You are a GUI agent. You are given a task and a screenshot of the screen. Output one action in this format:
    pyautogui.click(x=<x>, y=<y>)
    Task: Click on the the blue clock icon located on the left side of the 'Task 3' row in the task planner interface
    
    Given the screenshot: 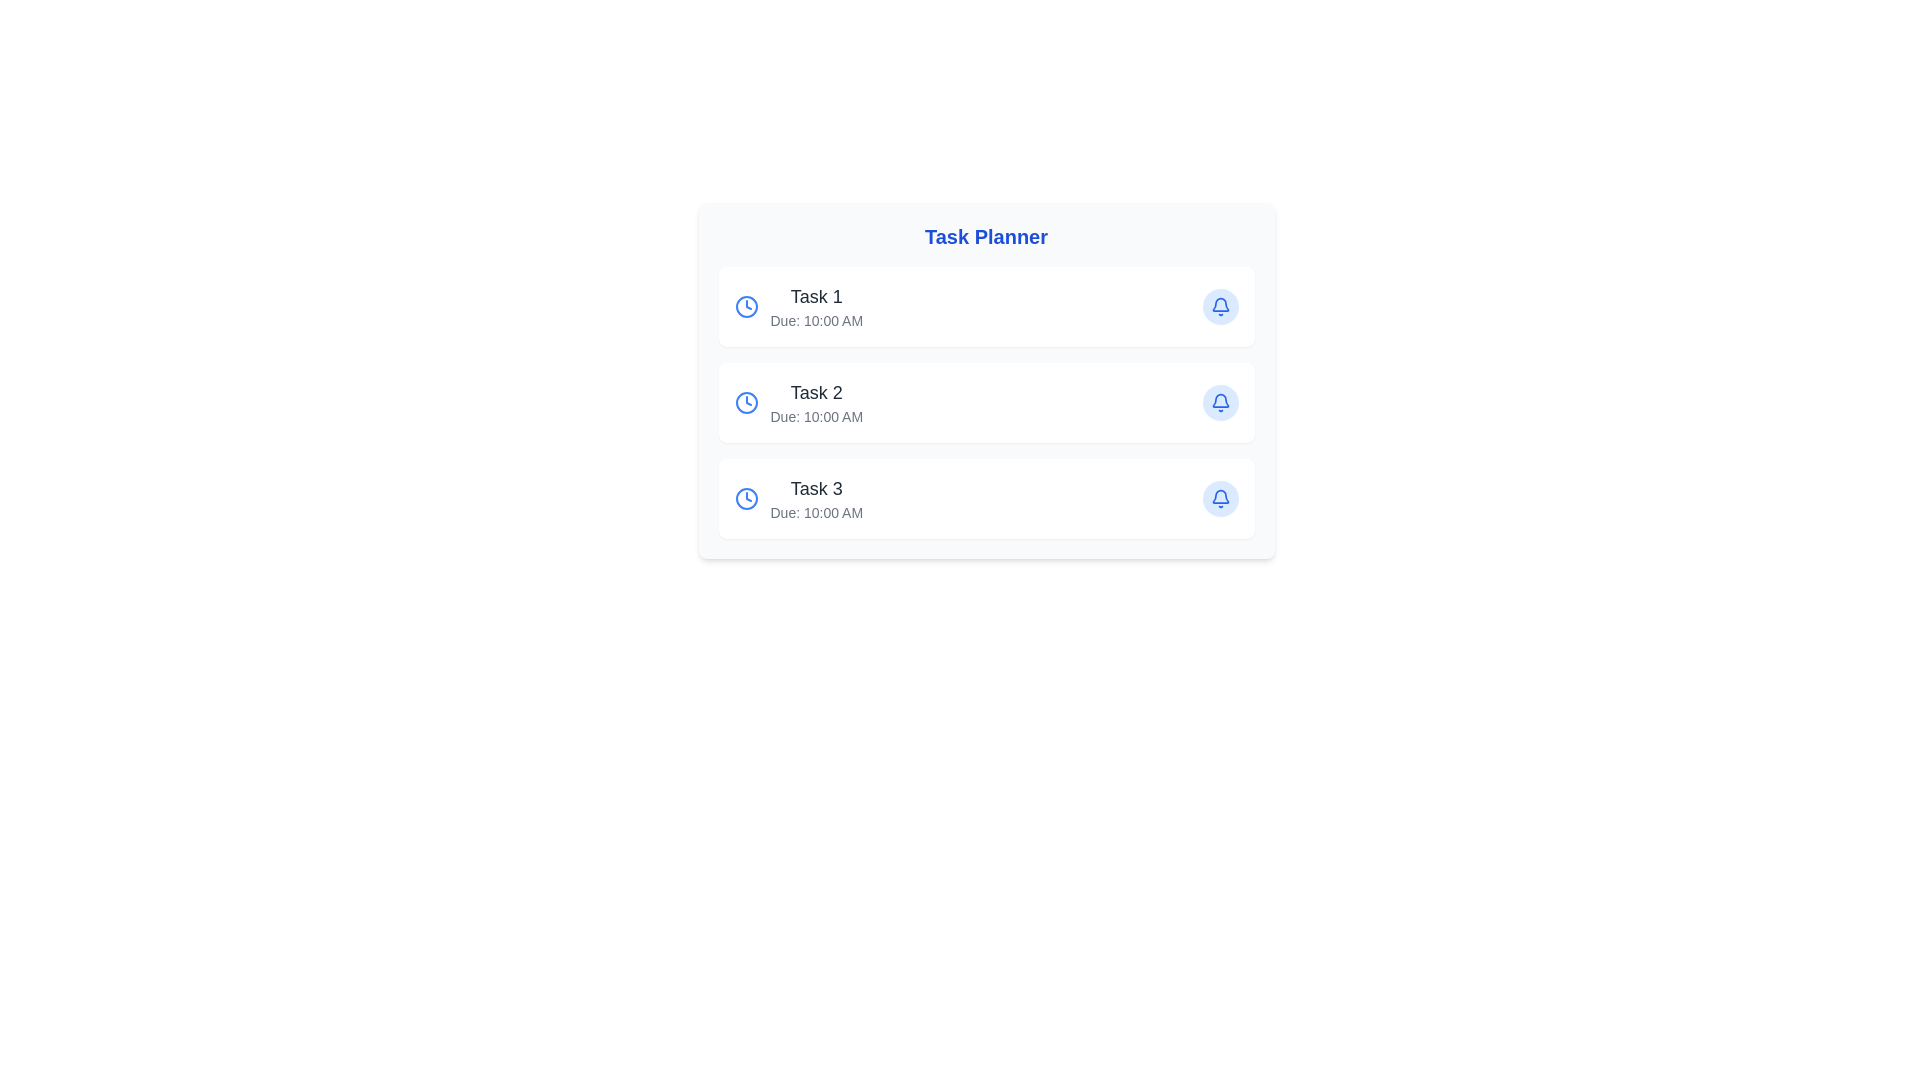 What is the action you would take?
    pyautogui.click(x=745, y=497)
    